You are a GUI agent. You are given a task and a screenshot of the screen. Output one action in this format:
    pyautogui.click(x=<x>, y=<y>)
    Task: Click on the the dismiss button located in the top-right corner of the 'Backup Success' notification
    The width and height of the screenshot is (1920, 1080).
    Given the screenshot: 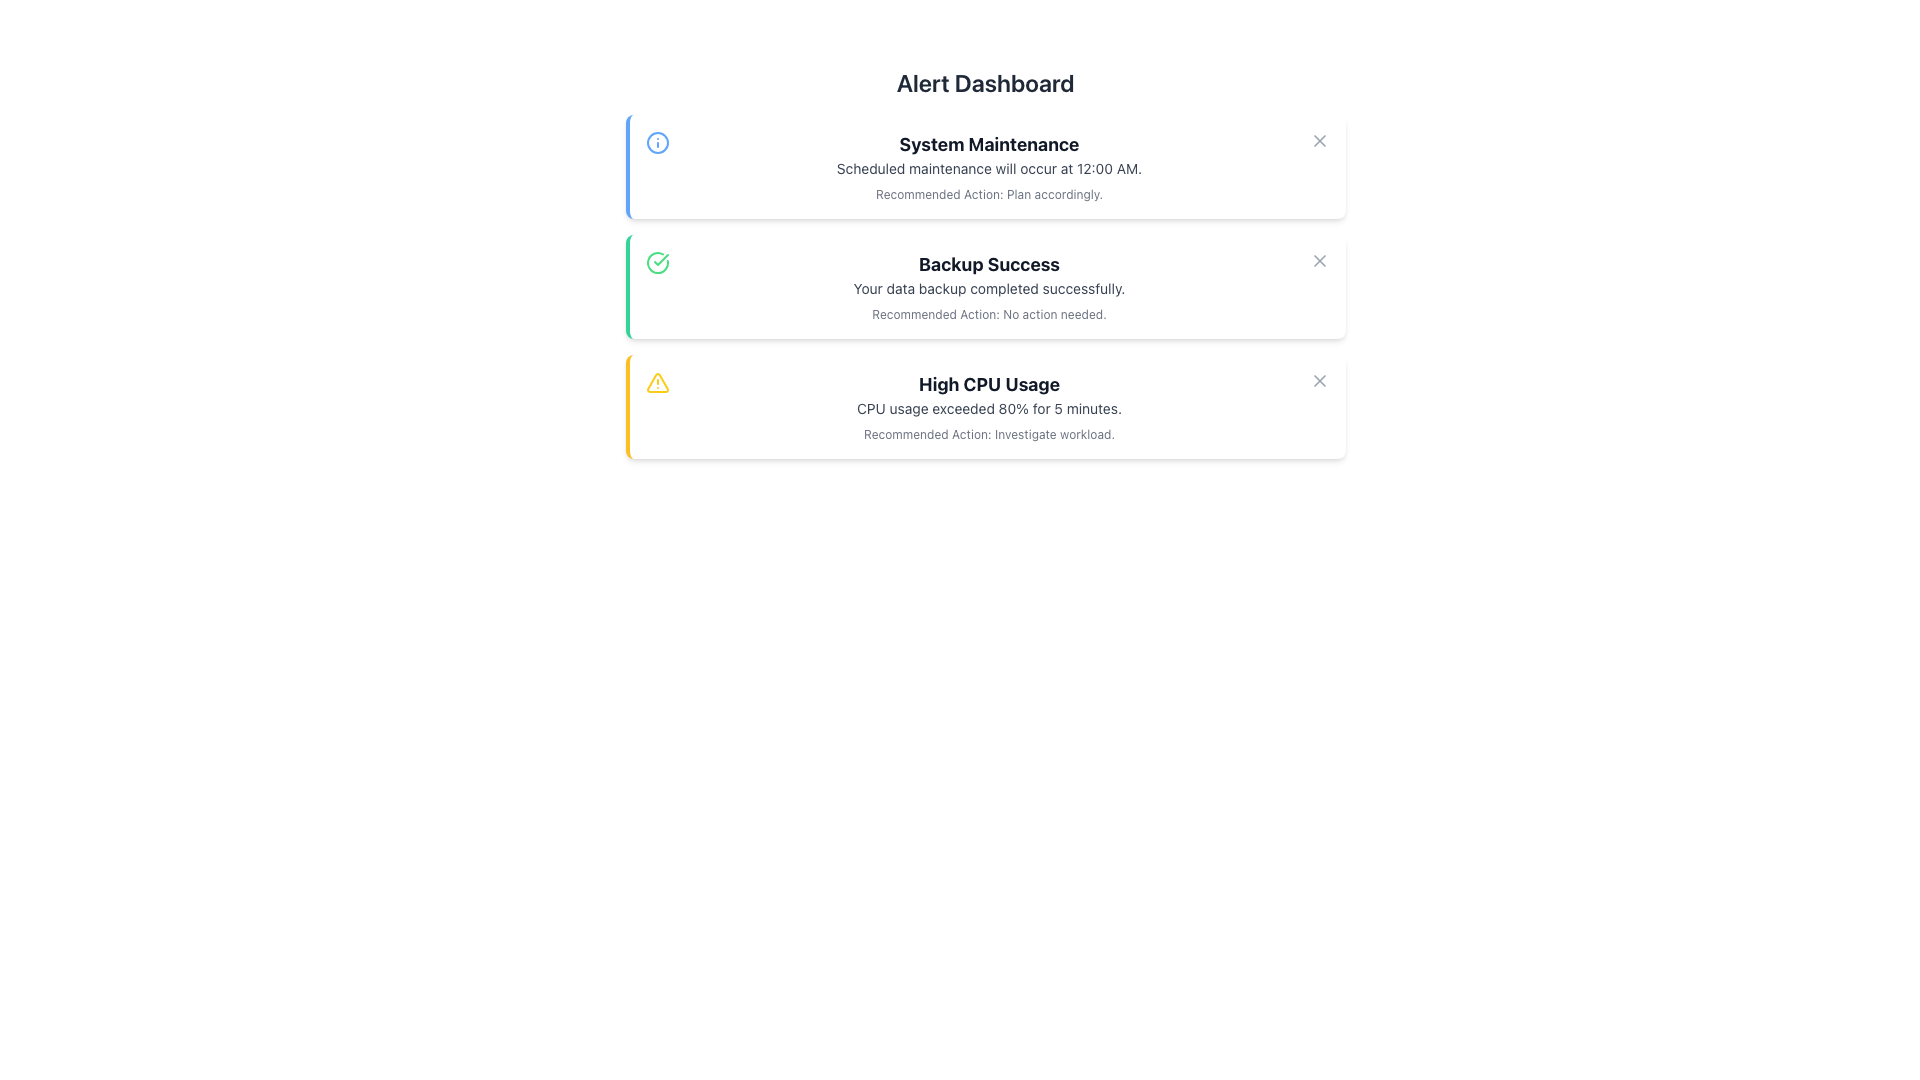 What is the action you would take?
    pyautogui.click(x=1319, y=260)
    